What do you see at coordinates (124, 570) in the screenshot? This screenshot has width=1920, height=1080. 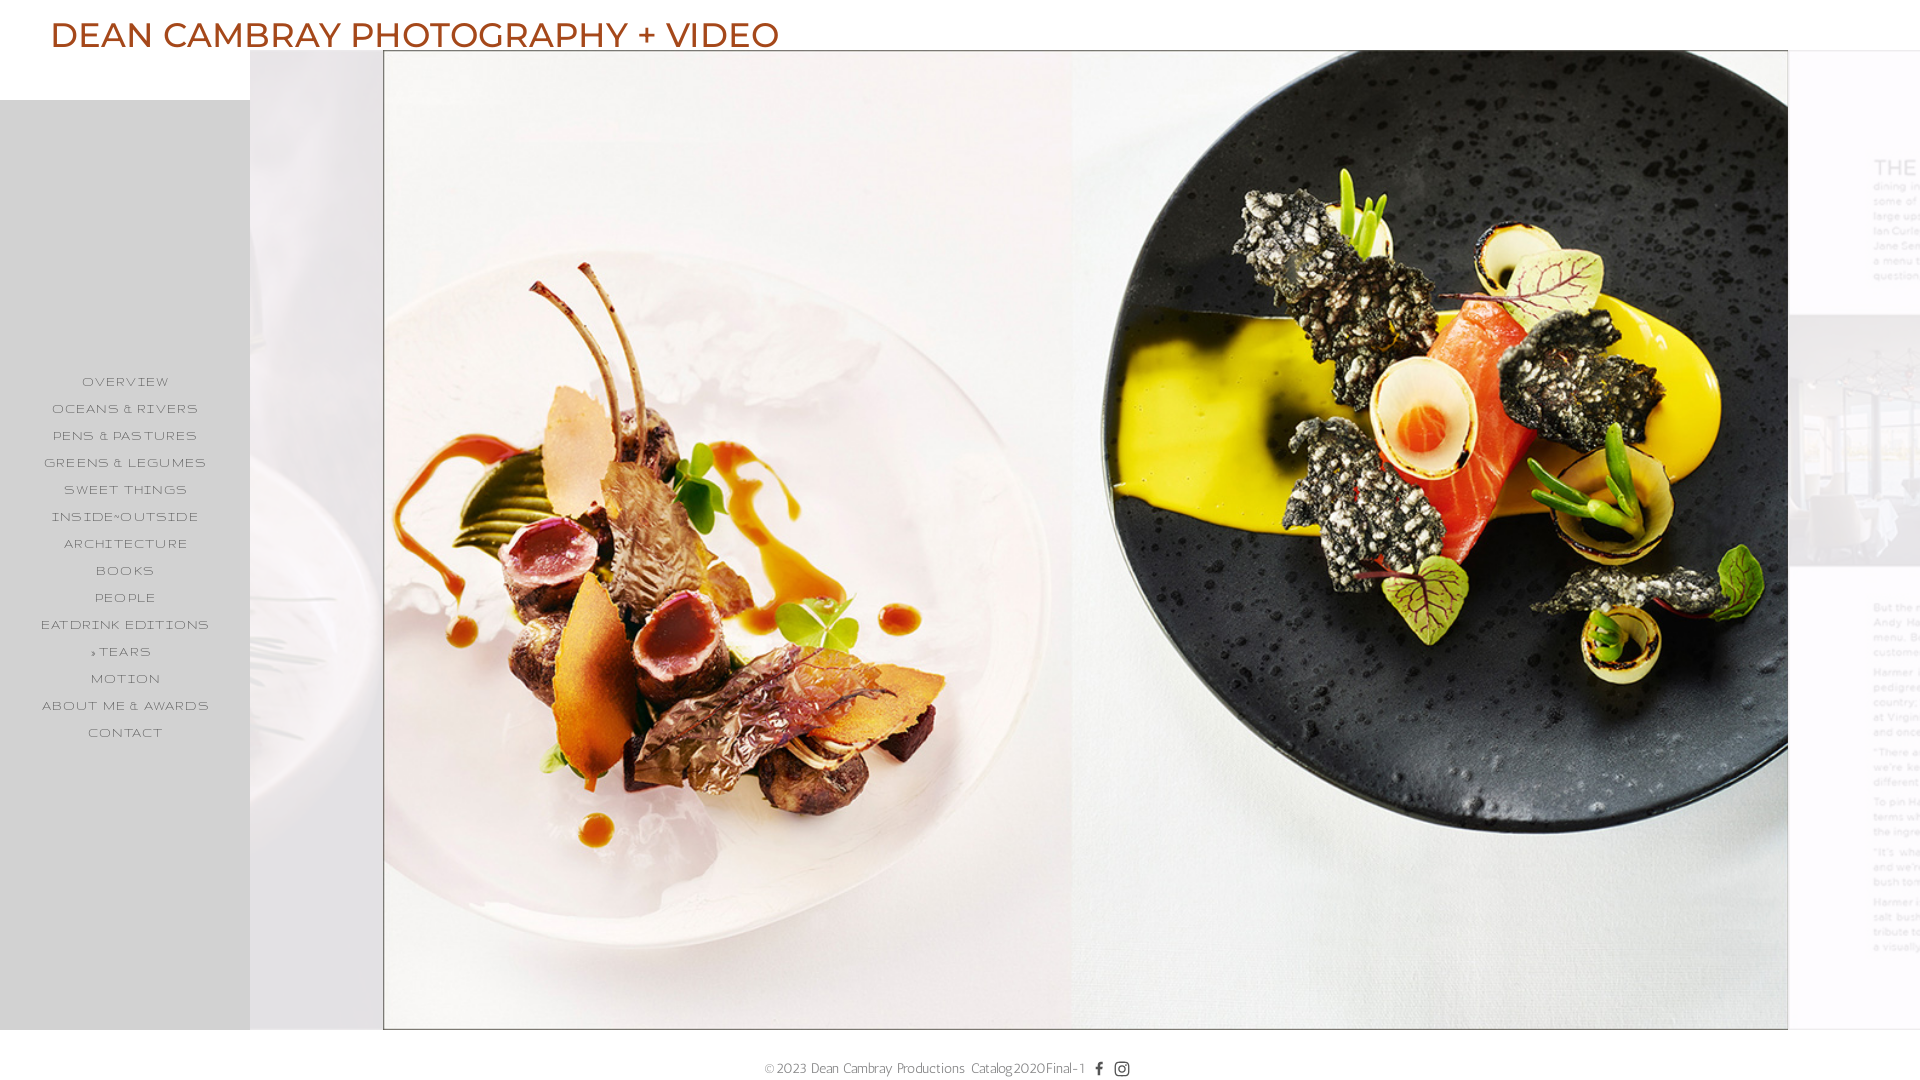 I see `'BOOKS'` at bounding box center [124, 570].